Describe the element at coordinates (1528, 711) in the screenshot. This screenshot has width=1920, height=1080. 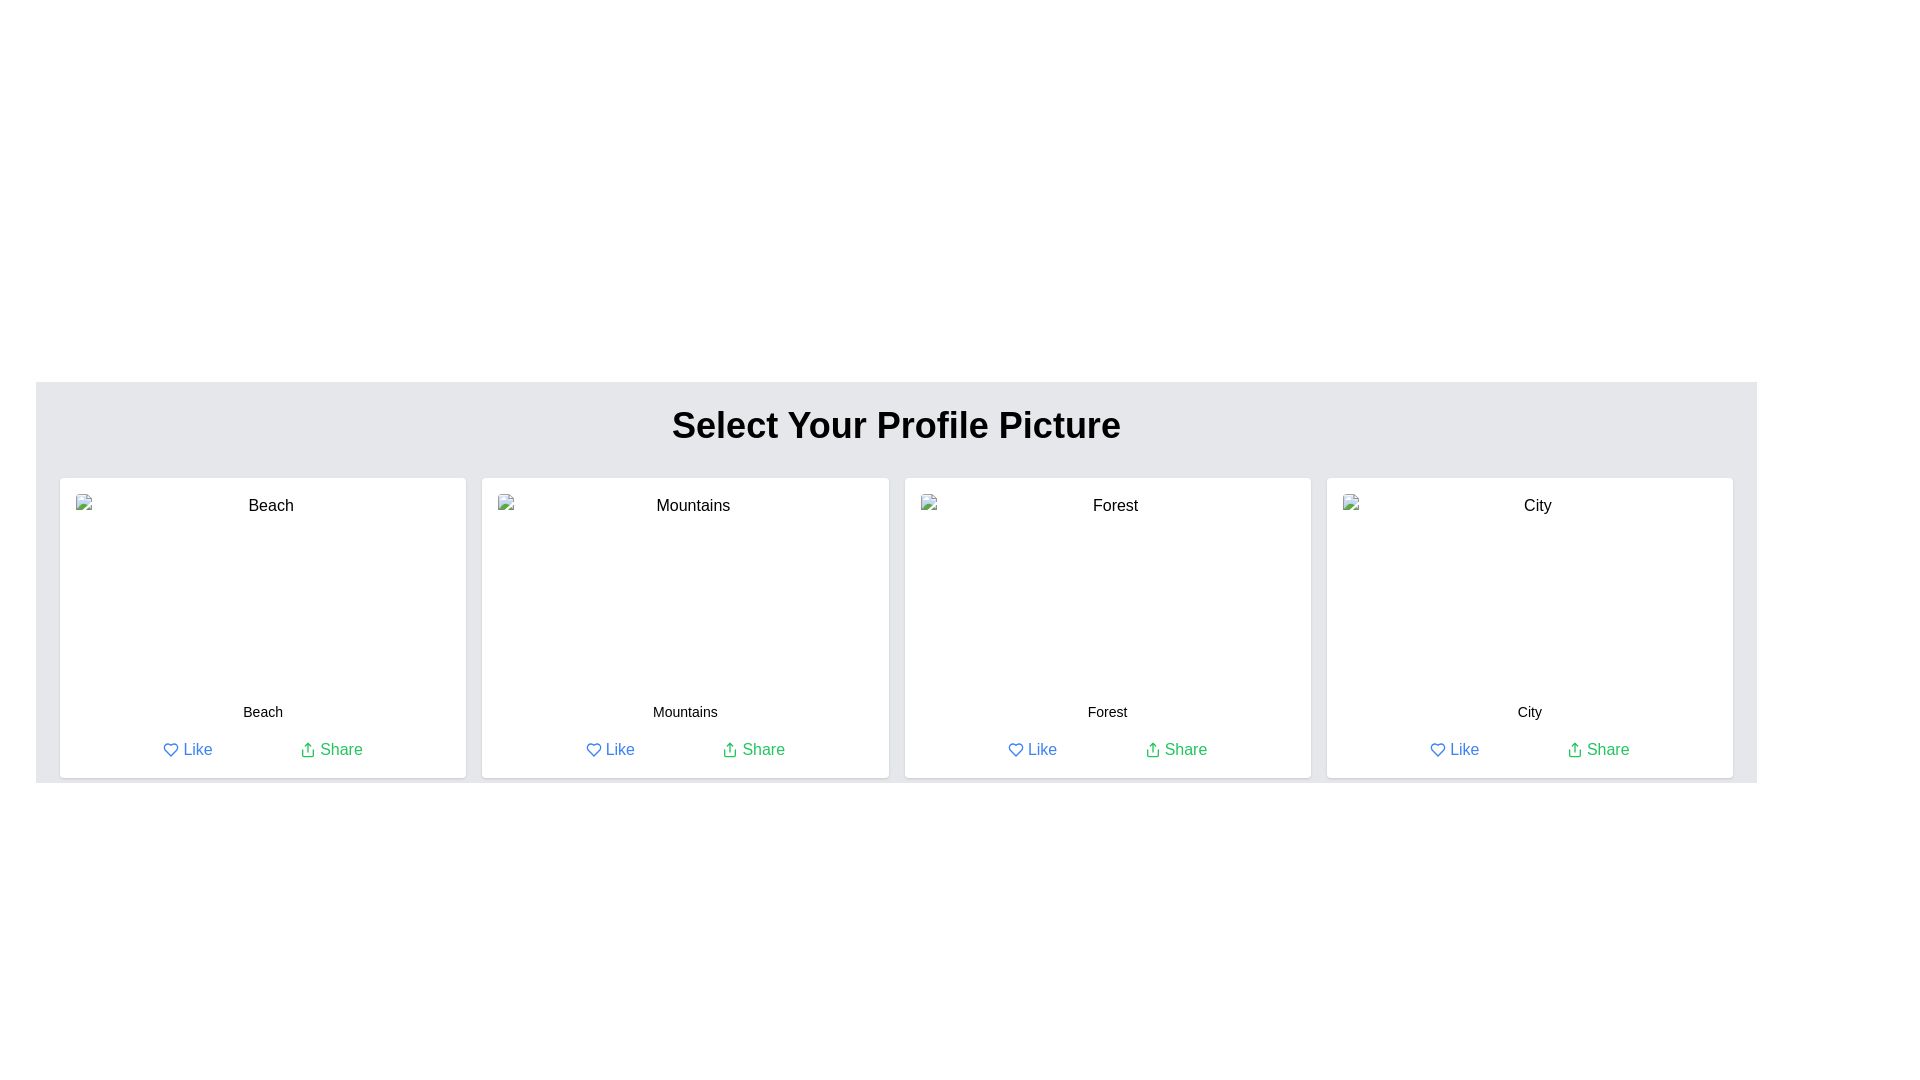
I see `the Text Label element located at the bottom of the 'City' card component, which provides descriptive information about the card's content` at that location.